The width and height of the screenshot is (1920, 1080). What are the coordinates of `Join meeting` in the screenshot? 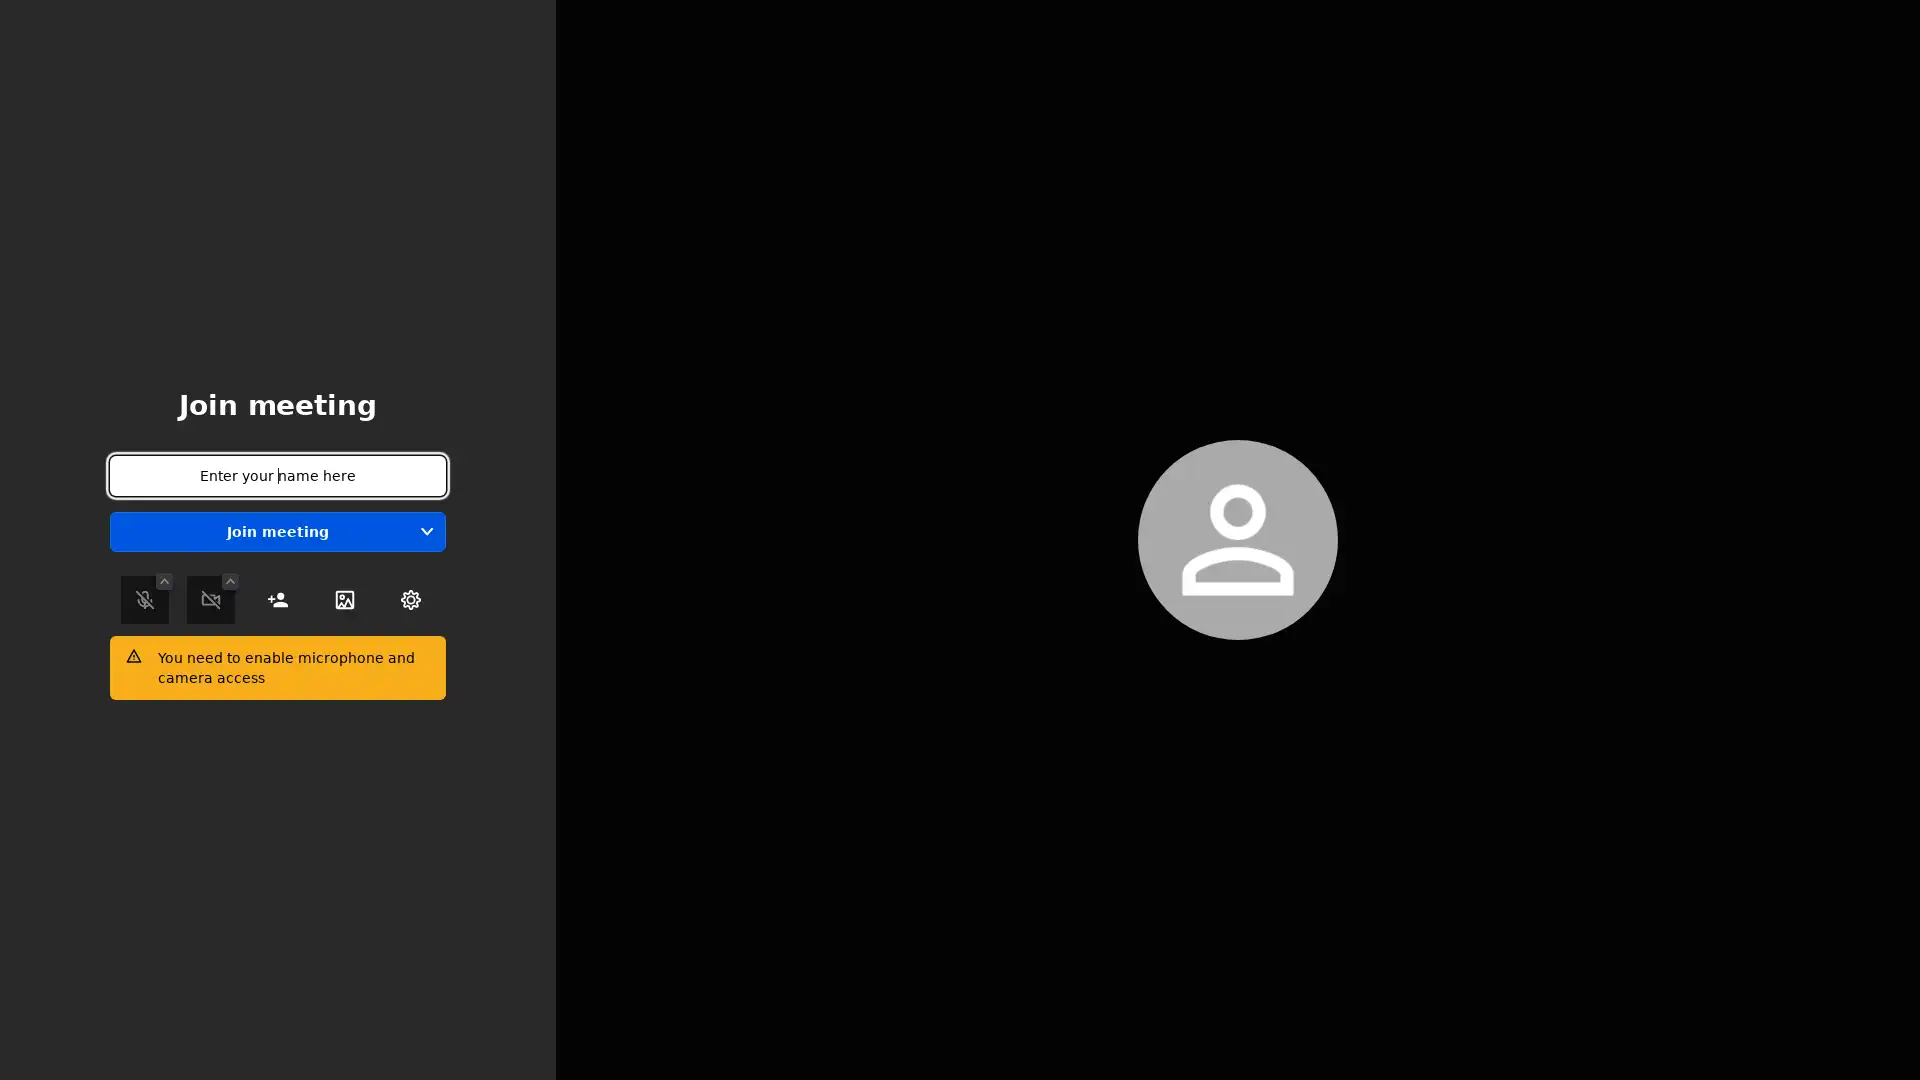 It's located at (277, 531).